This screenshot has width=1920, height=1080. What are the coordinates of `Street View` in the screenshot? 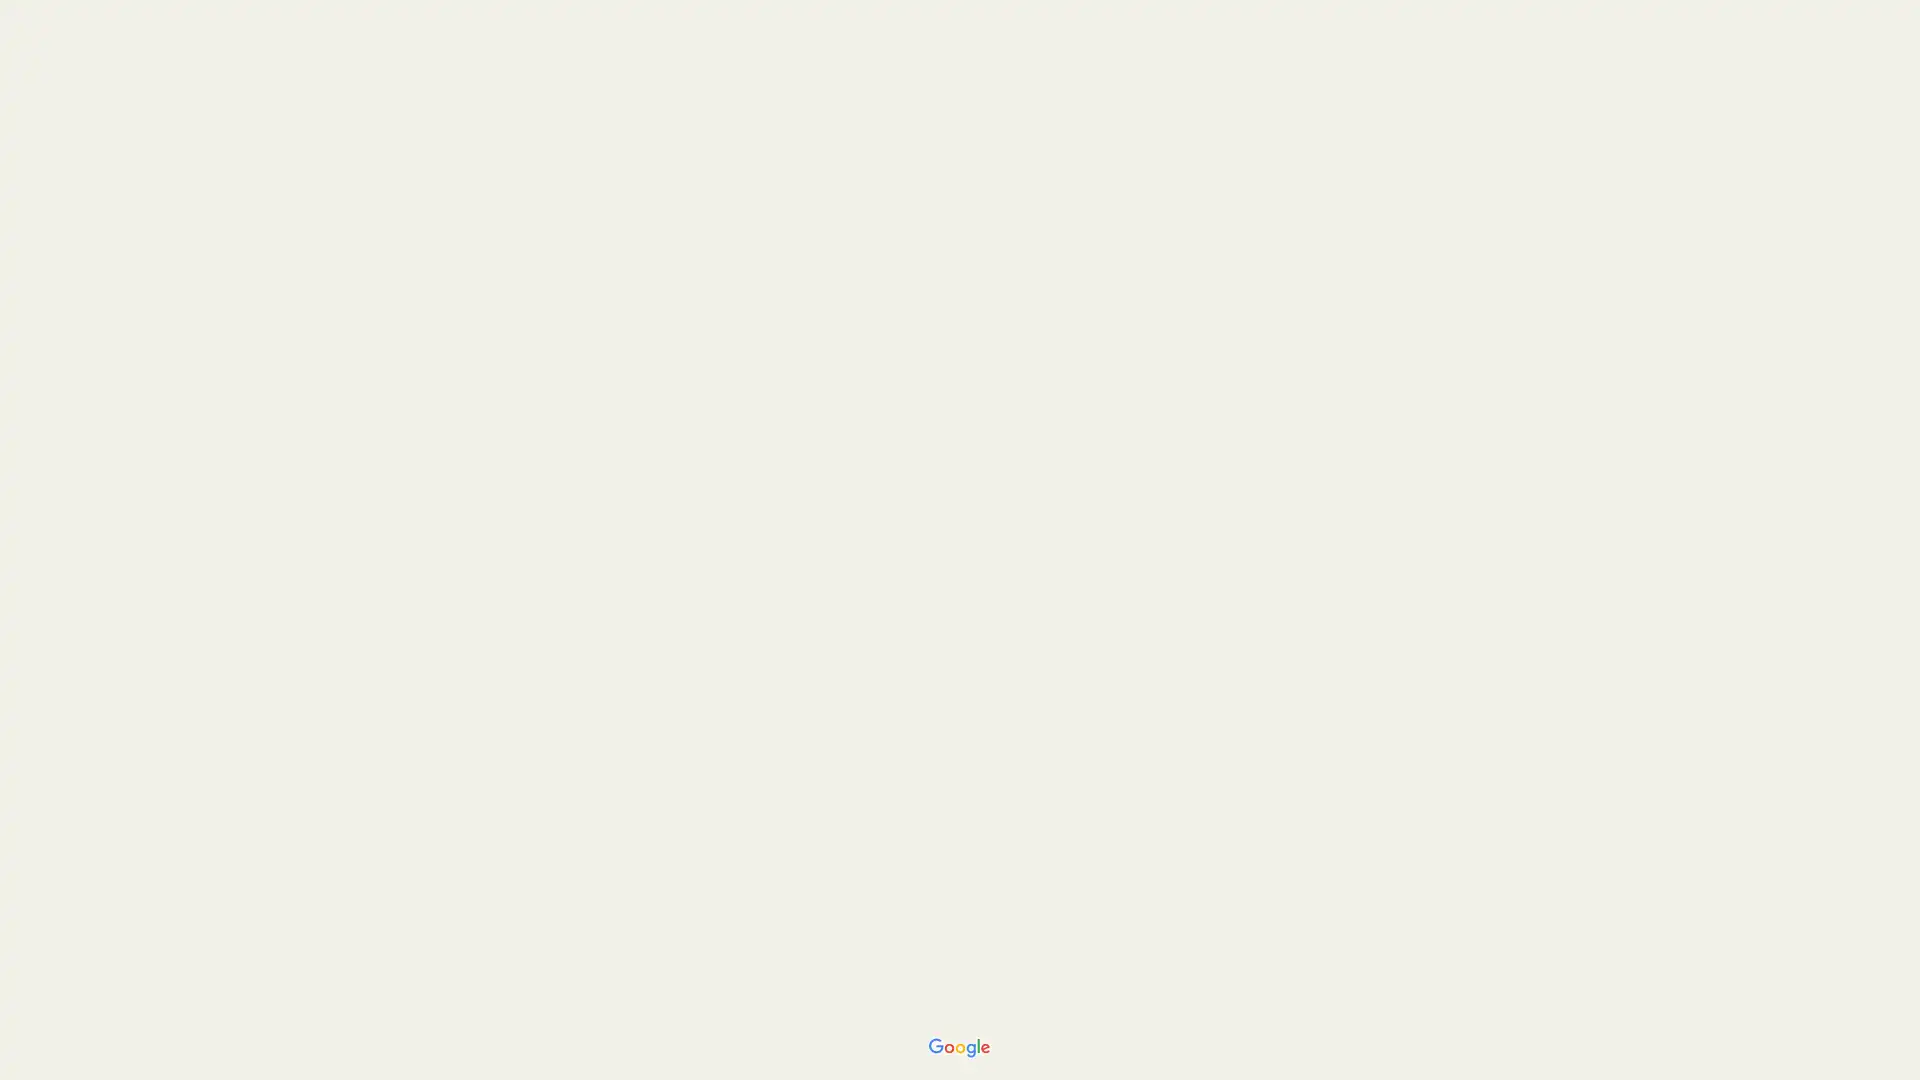 It's located at (204, 711).